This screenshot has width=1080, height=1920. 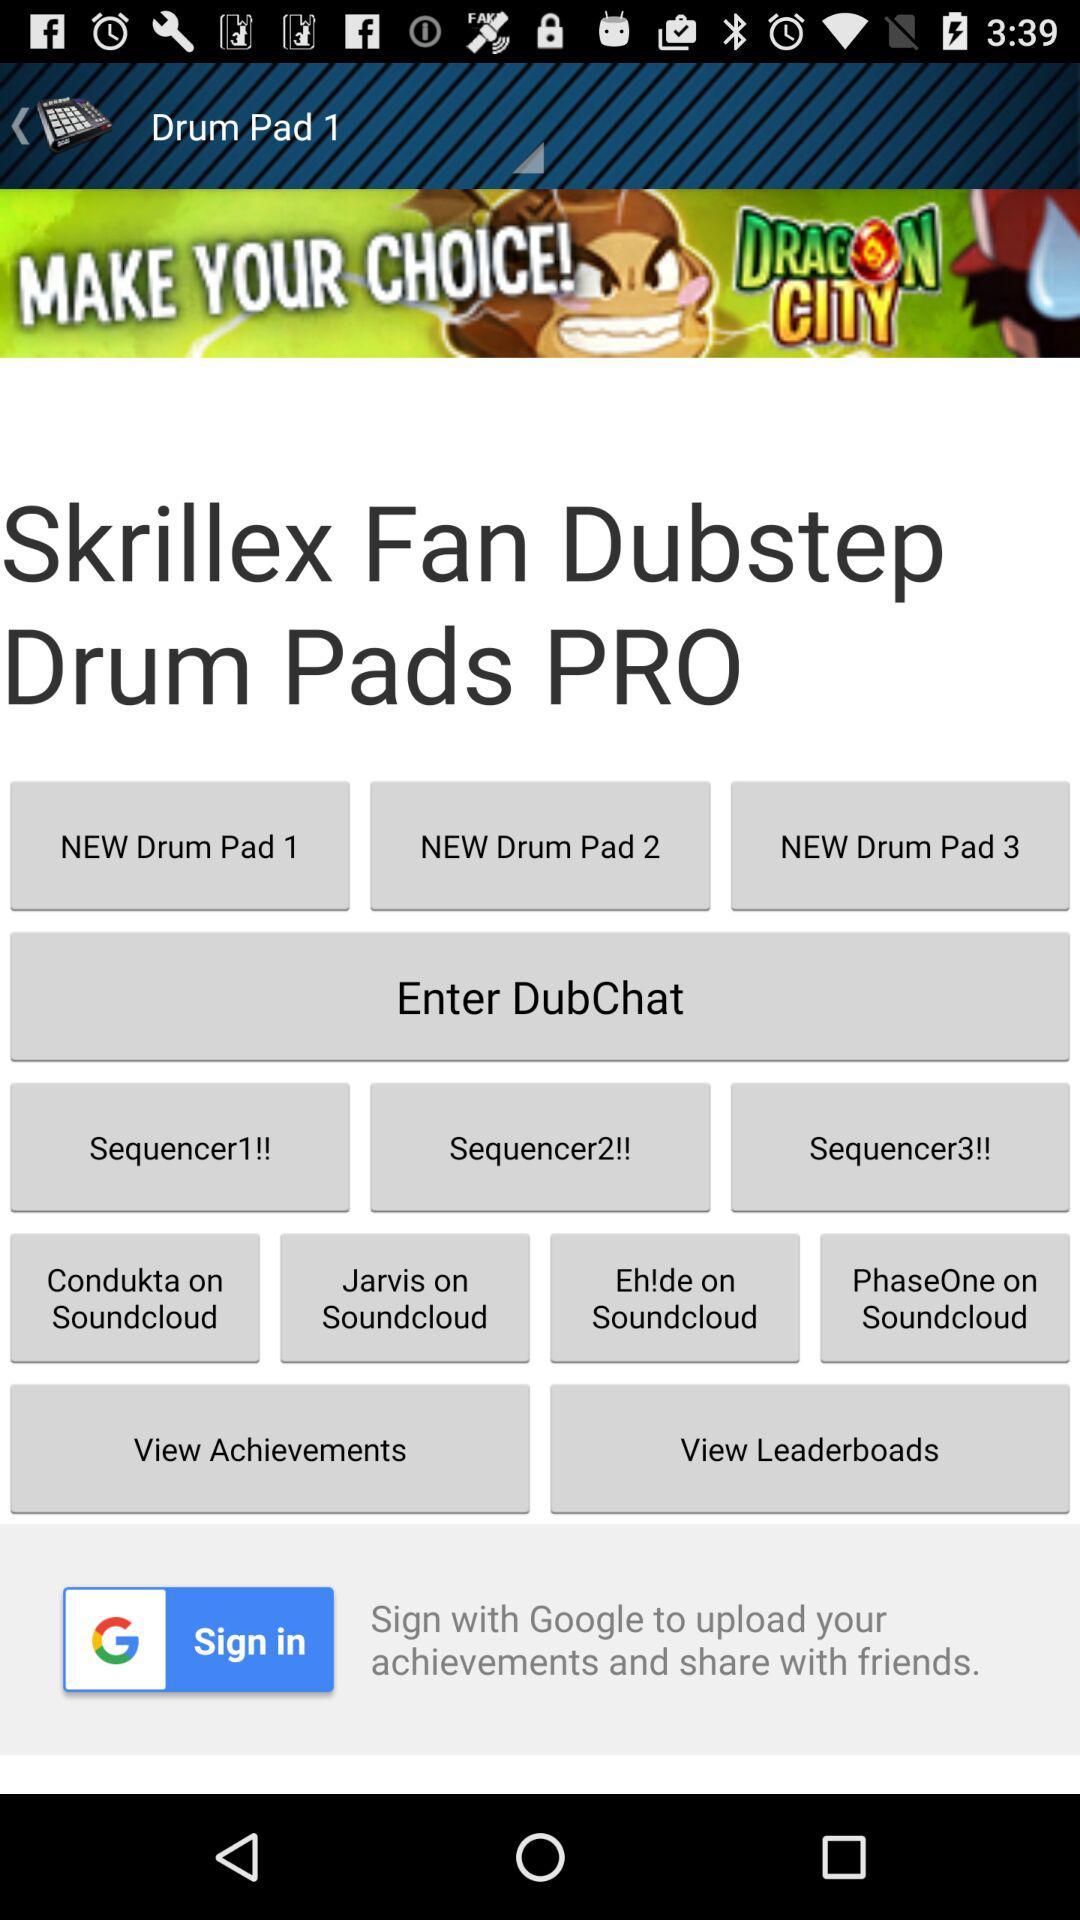 What do you see at coordinates (540, 272) in the screenshot?
I see `the app above the skrillex fan dubstep icon` at bounding box center [540, 272].